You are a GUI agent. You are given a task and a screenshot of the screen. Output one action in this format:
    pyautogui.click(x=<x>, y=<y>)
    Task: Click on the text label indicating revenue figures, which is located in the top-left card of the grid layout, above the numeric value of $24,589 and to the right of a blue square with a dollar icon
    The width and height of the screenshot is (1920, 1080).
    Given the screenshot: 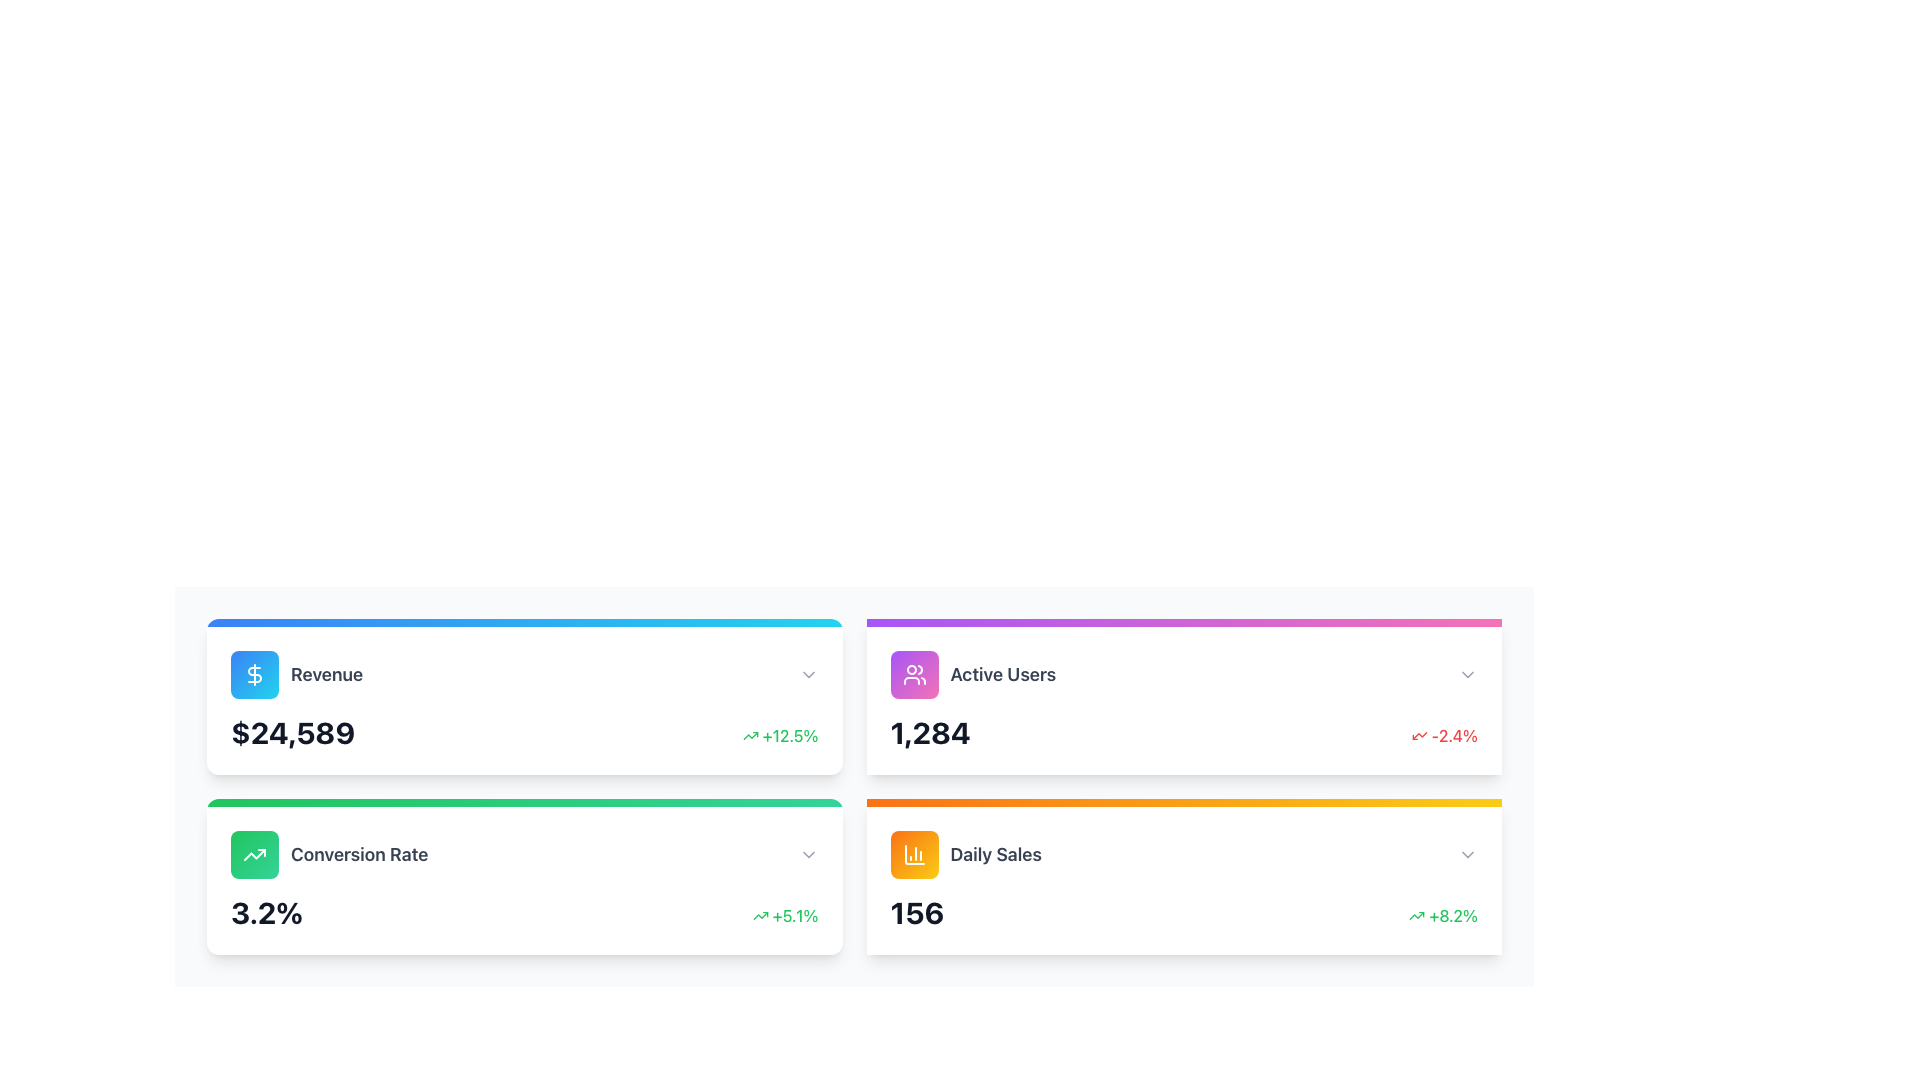 What is the action you would take?
    pyautogui.click(x=327, y=675)
    